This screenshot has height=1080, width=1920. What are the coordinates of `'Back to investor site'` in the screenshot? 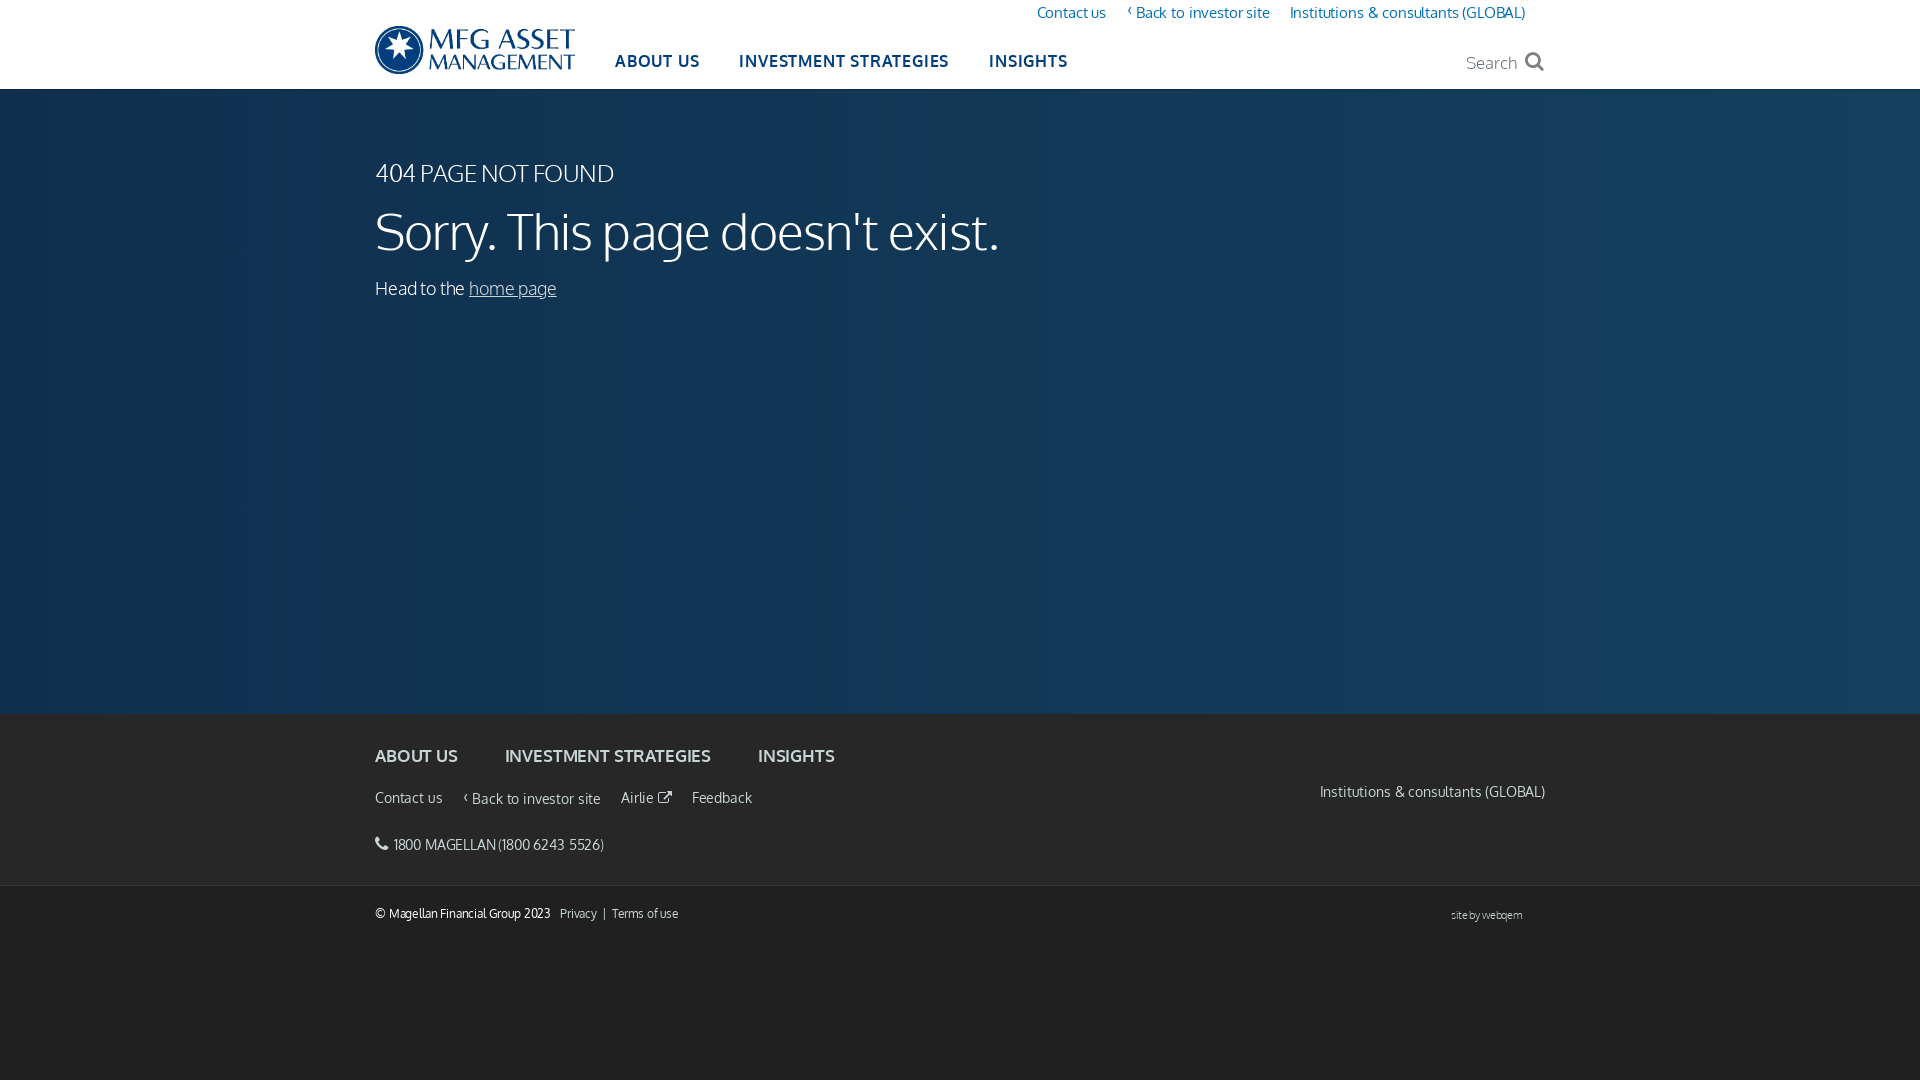 It's located at (1202, 12).